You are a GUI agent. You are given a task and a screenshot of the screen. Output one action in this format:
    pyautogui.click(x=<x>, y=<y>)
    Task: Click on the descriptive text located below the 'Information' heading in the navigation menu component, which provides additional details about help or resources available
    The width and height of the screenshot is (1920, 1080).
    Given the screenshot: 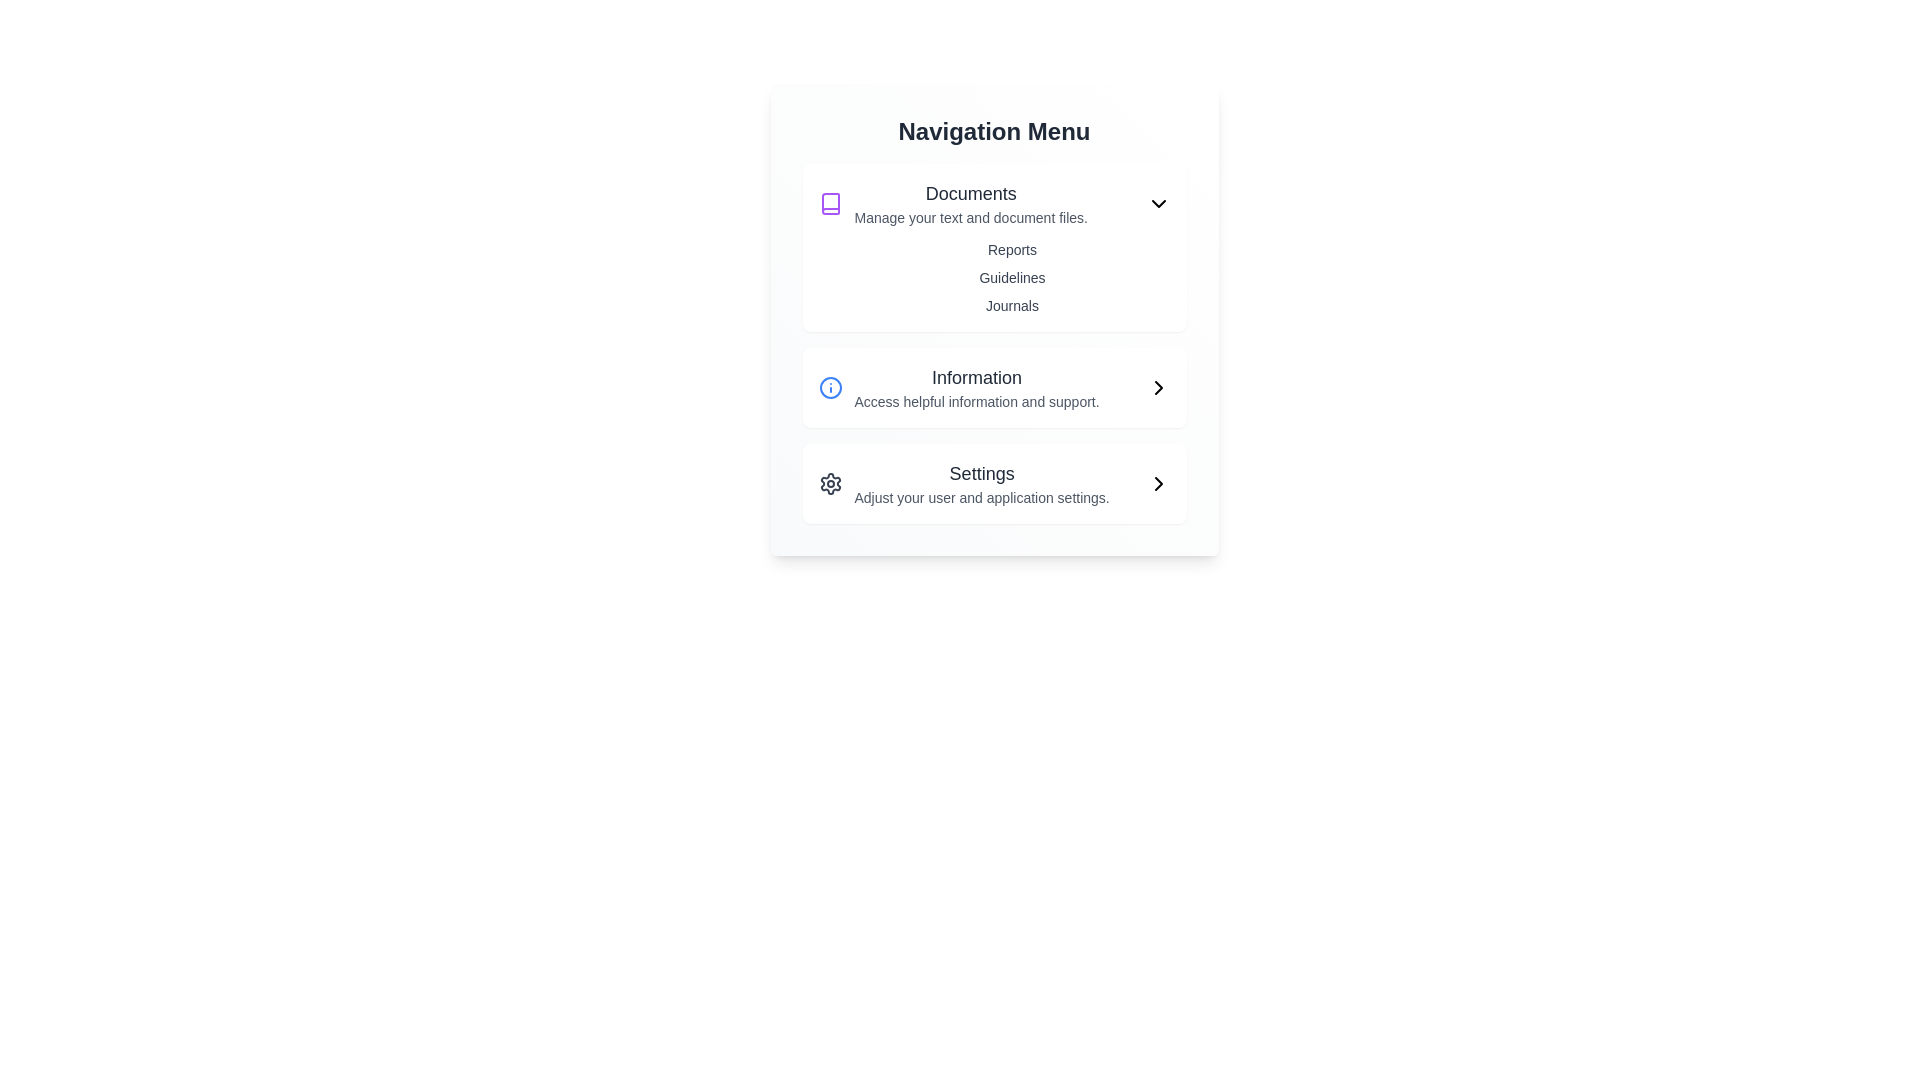 What is the action you would take?
    pyautogui.click(x=977, y=401)
    